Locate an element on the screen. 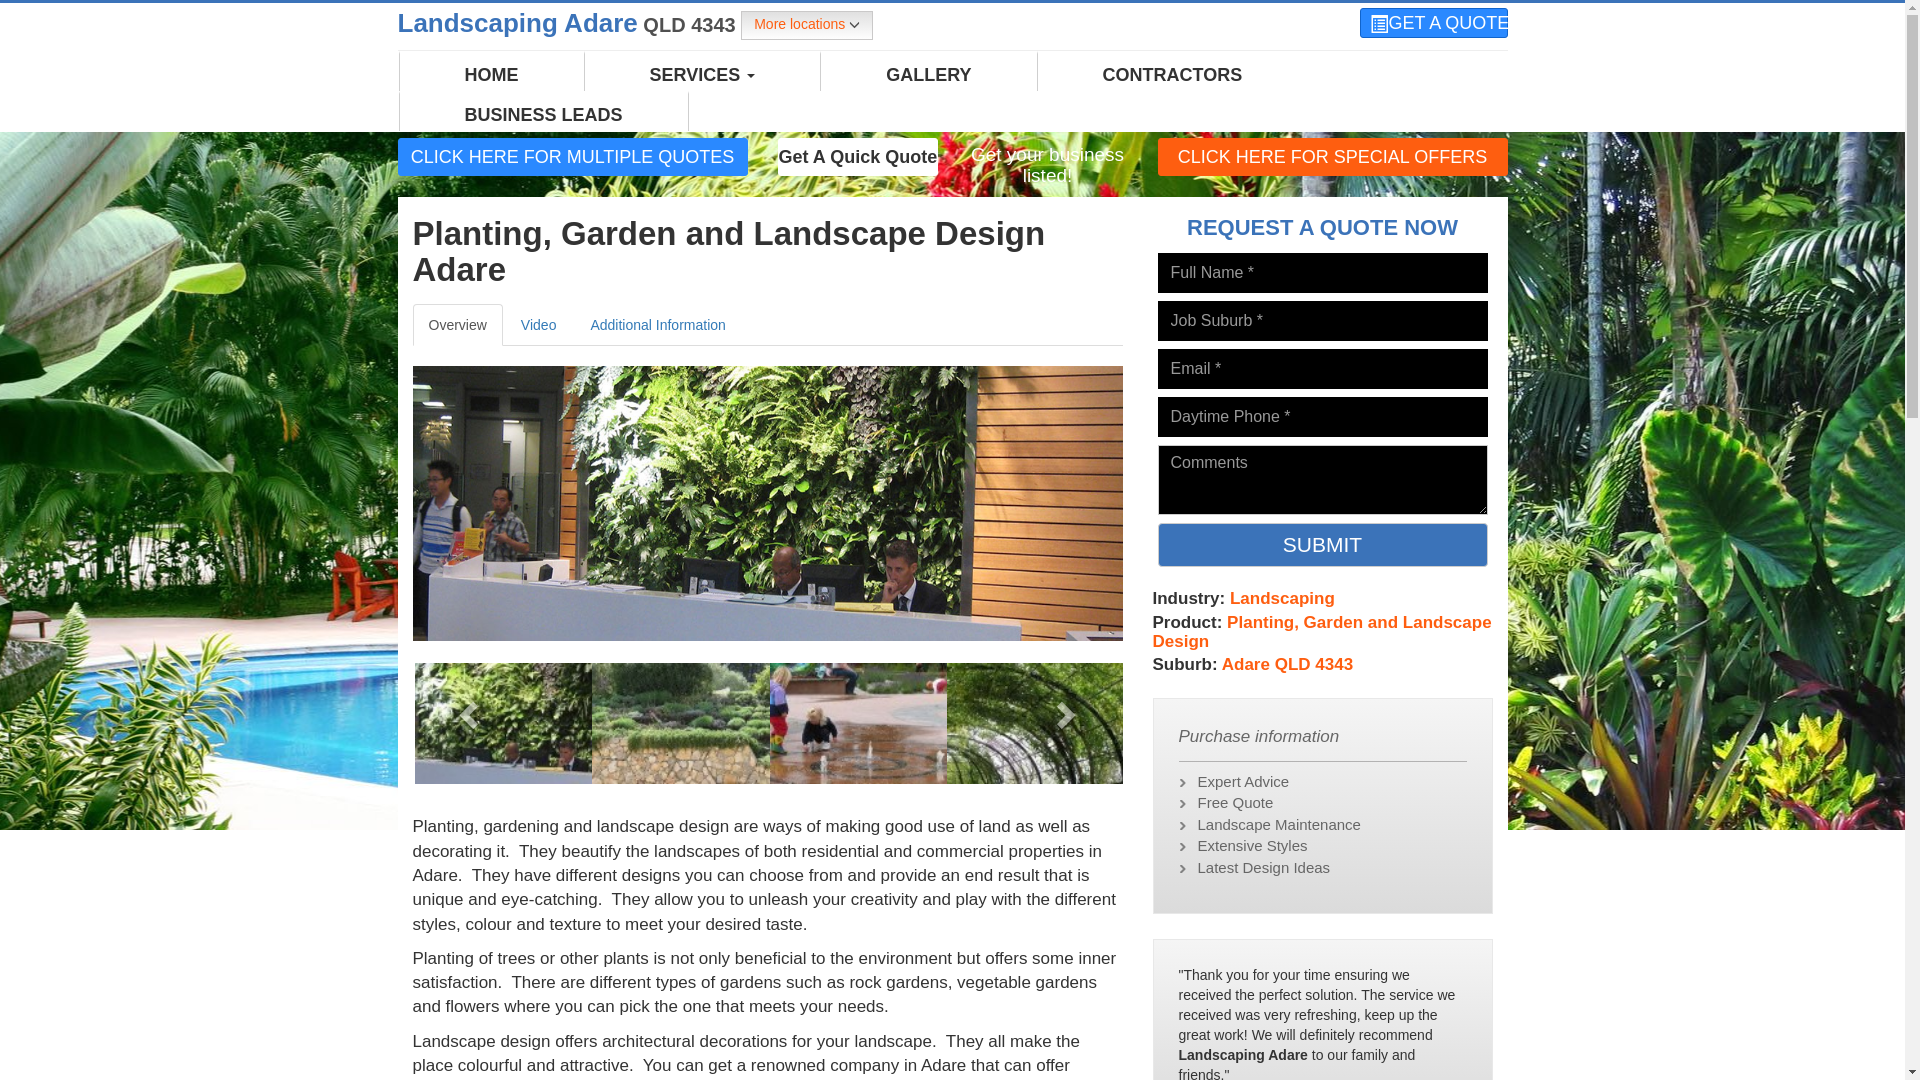 The image size is (1920, 1080). 'CLICK HERE FOR MULTIPLE QUOTES' is located at coordinates (571, 156).